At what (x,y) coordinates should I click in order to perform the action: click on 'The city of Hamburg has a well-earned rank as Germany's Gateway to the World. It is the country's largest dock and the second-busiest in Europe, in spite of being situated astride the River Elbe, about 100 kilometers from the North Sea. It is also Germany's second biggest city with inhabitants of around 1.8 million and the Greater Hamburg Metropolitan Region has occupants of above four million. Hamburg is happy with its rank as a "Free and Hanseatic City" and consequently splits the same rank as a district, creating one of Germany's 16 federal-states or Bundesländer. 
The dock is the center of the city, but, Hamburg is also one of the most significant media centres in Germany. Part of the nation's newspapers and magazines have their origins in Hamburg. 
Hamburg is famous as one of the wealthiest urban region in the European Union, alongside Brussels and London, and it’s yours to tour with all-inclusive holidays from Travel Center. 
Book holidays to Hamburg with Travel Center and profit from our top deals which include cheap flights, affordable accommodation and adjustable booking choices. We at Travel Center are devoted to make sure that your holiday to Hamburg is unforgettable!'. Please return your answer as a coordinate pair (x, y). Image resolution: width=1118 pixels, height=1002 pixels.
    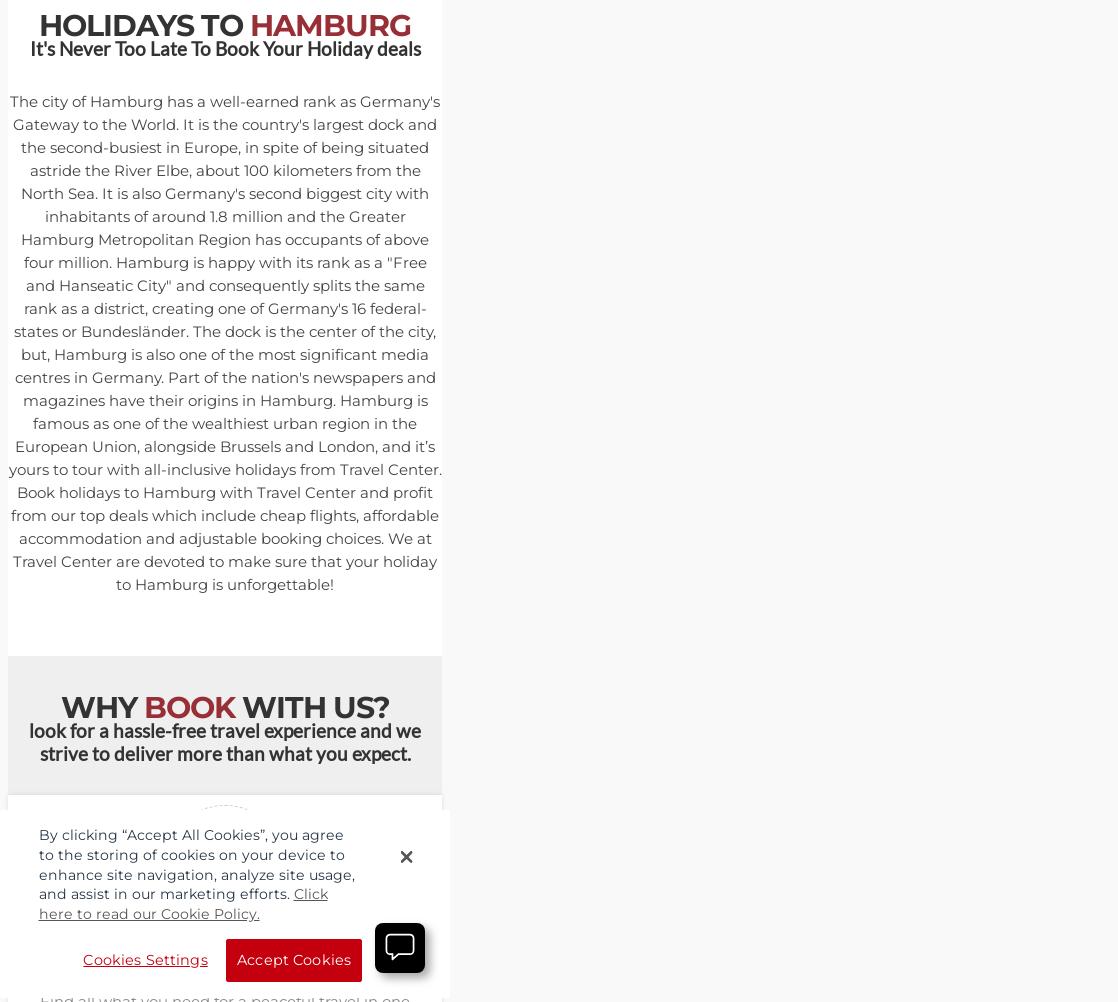
    Looking at the image, I should click on (224, 342).